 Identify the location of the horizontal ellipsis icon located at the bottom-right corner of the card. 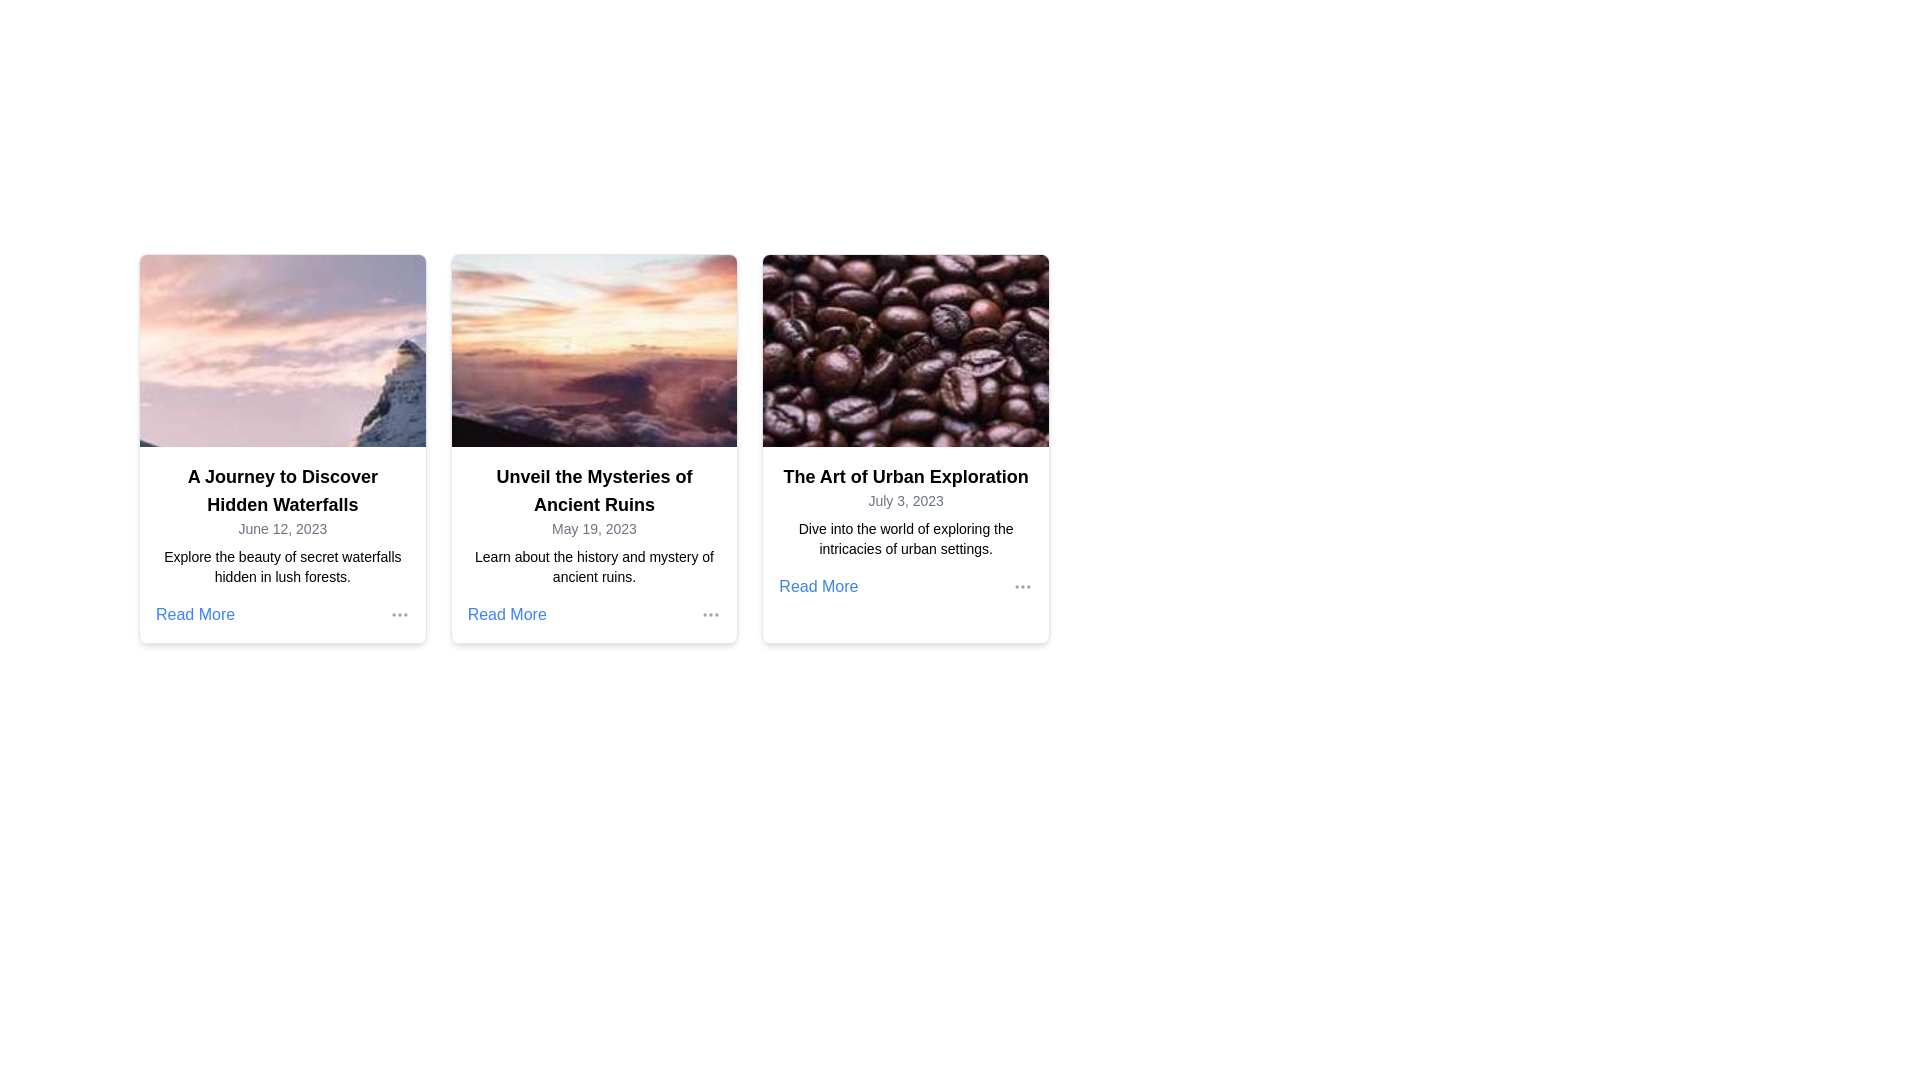
(711, 613).